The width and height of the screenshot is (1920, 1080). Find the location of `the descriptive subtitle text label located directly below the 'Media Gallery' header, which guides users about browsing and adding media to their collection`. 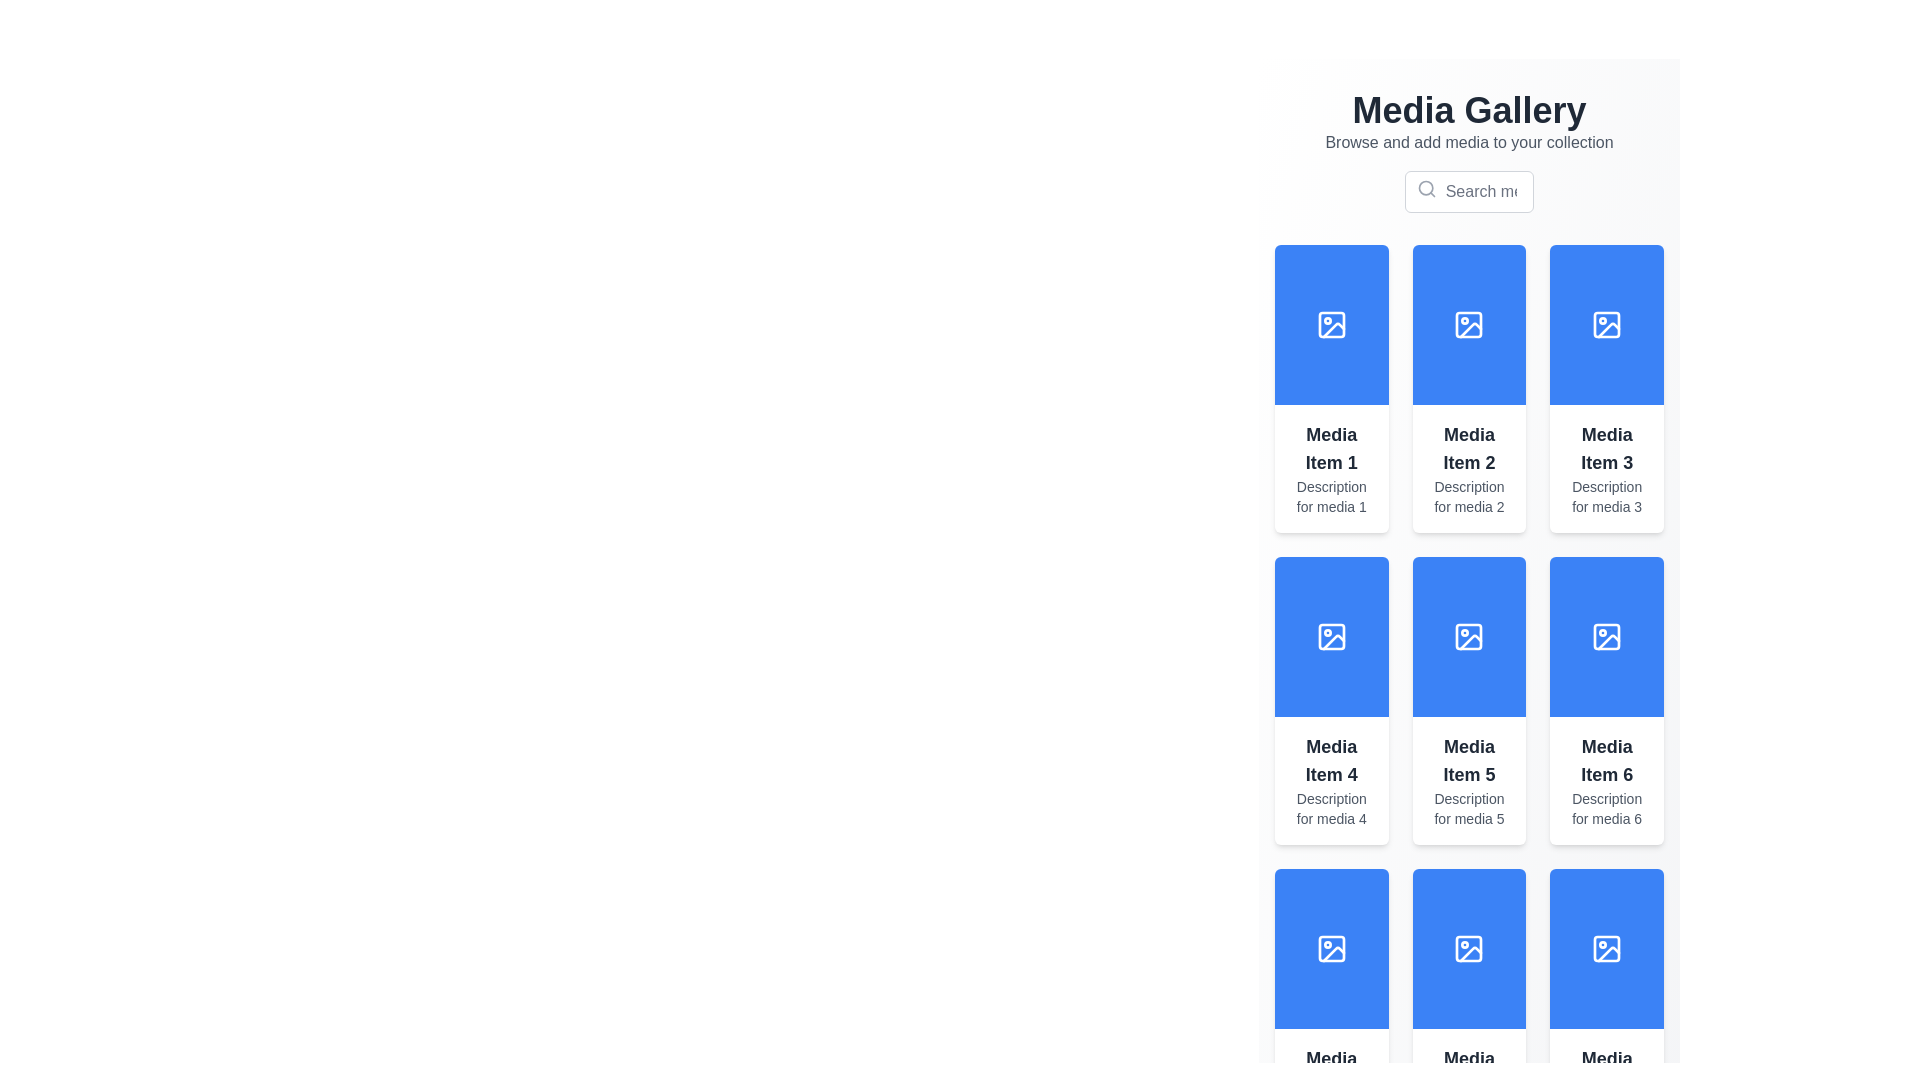

the descriptive subtitle text label located directly below the 'Media Gallery' header, which guides users about browsing and adding media to their collection is located at coordinates (1469, 141).